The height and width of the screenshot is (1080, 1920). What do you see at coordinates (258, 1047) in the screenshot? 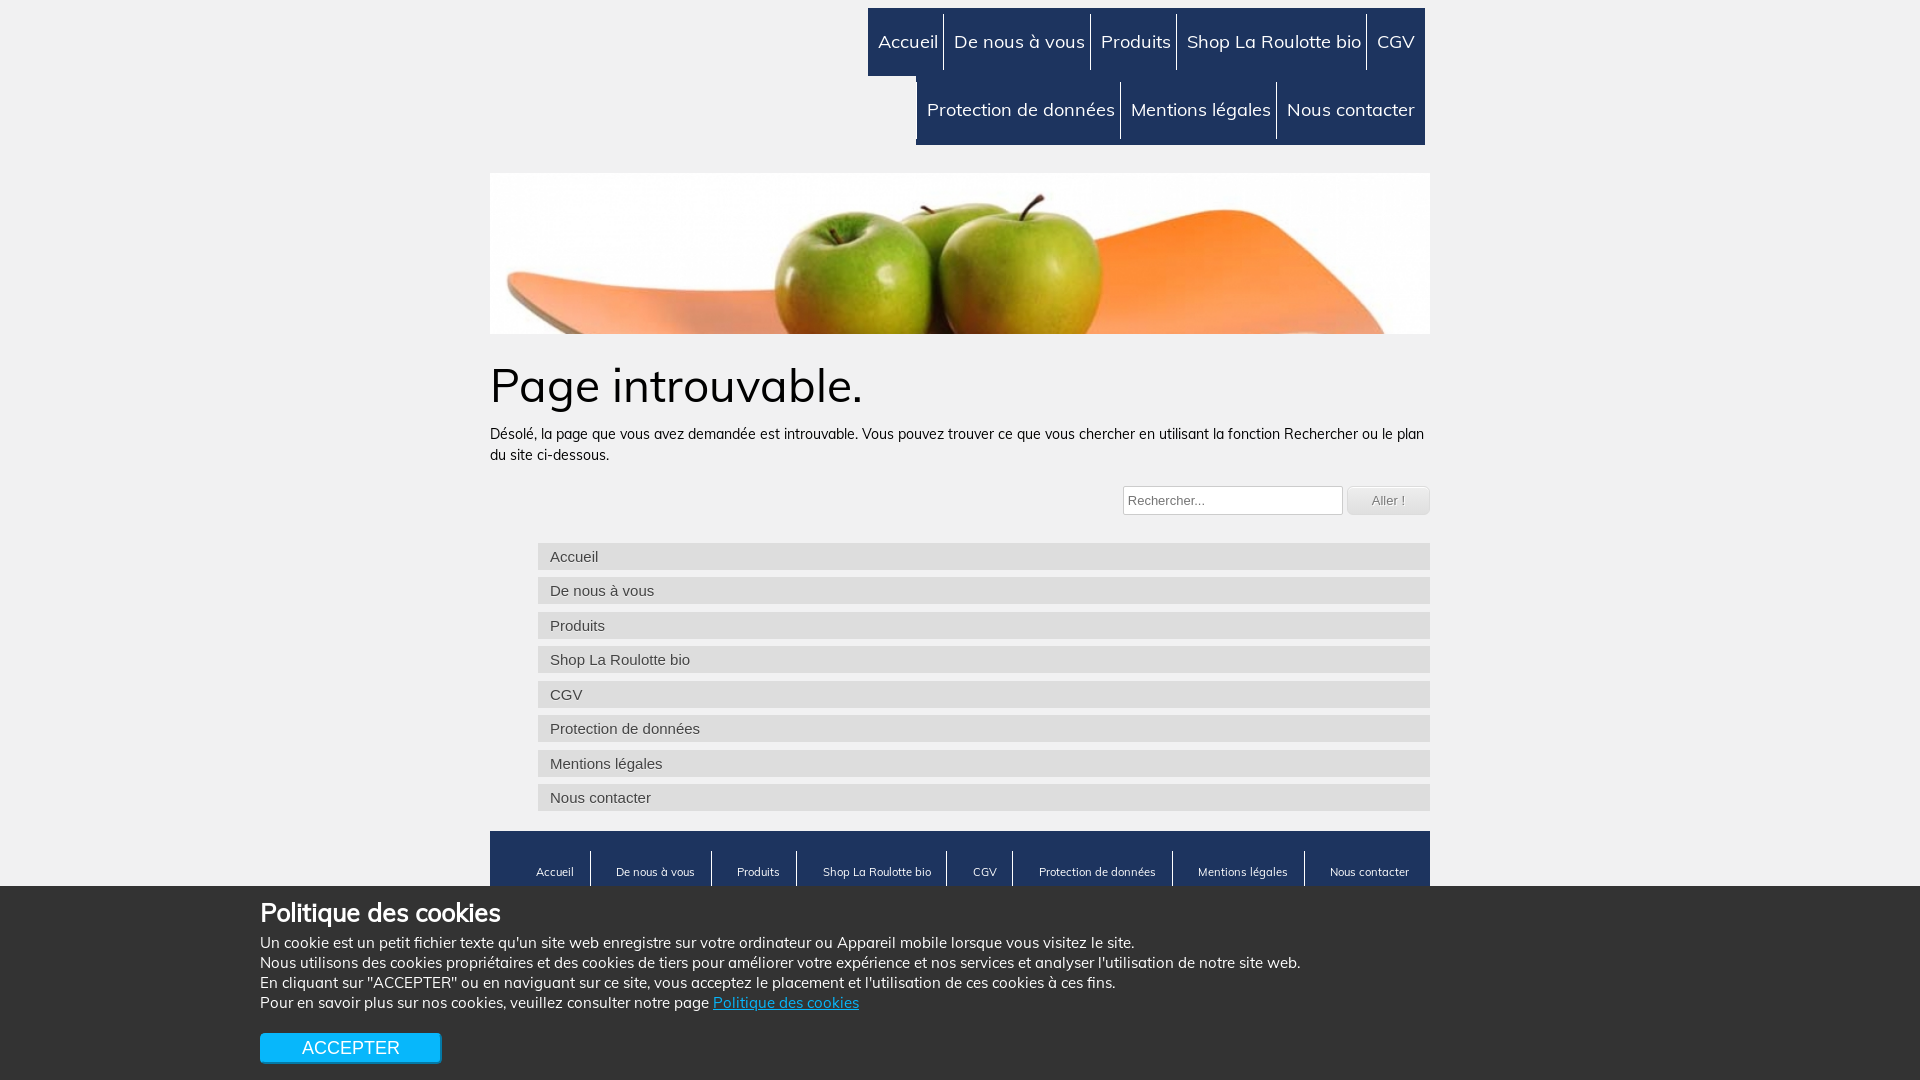
I see `'ACCEPTER'` at bounding box center [258, 1047].